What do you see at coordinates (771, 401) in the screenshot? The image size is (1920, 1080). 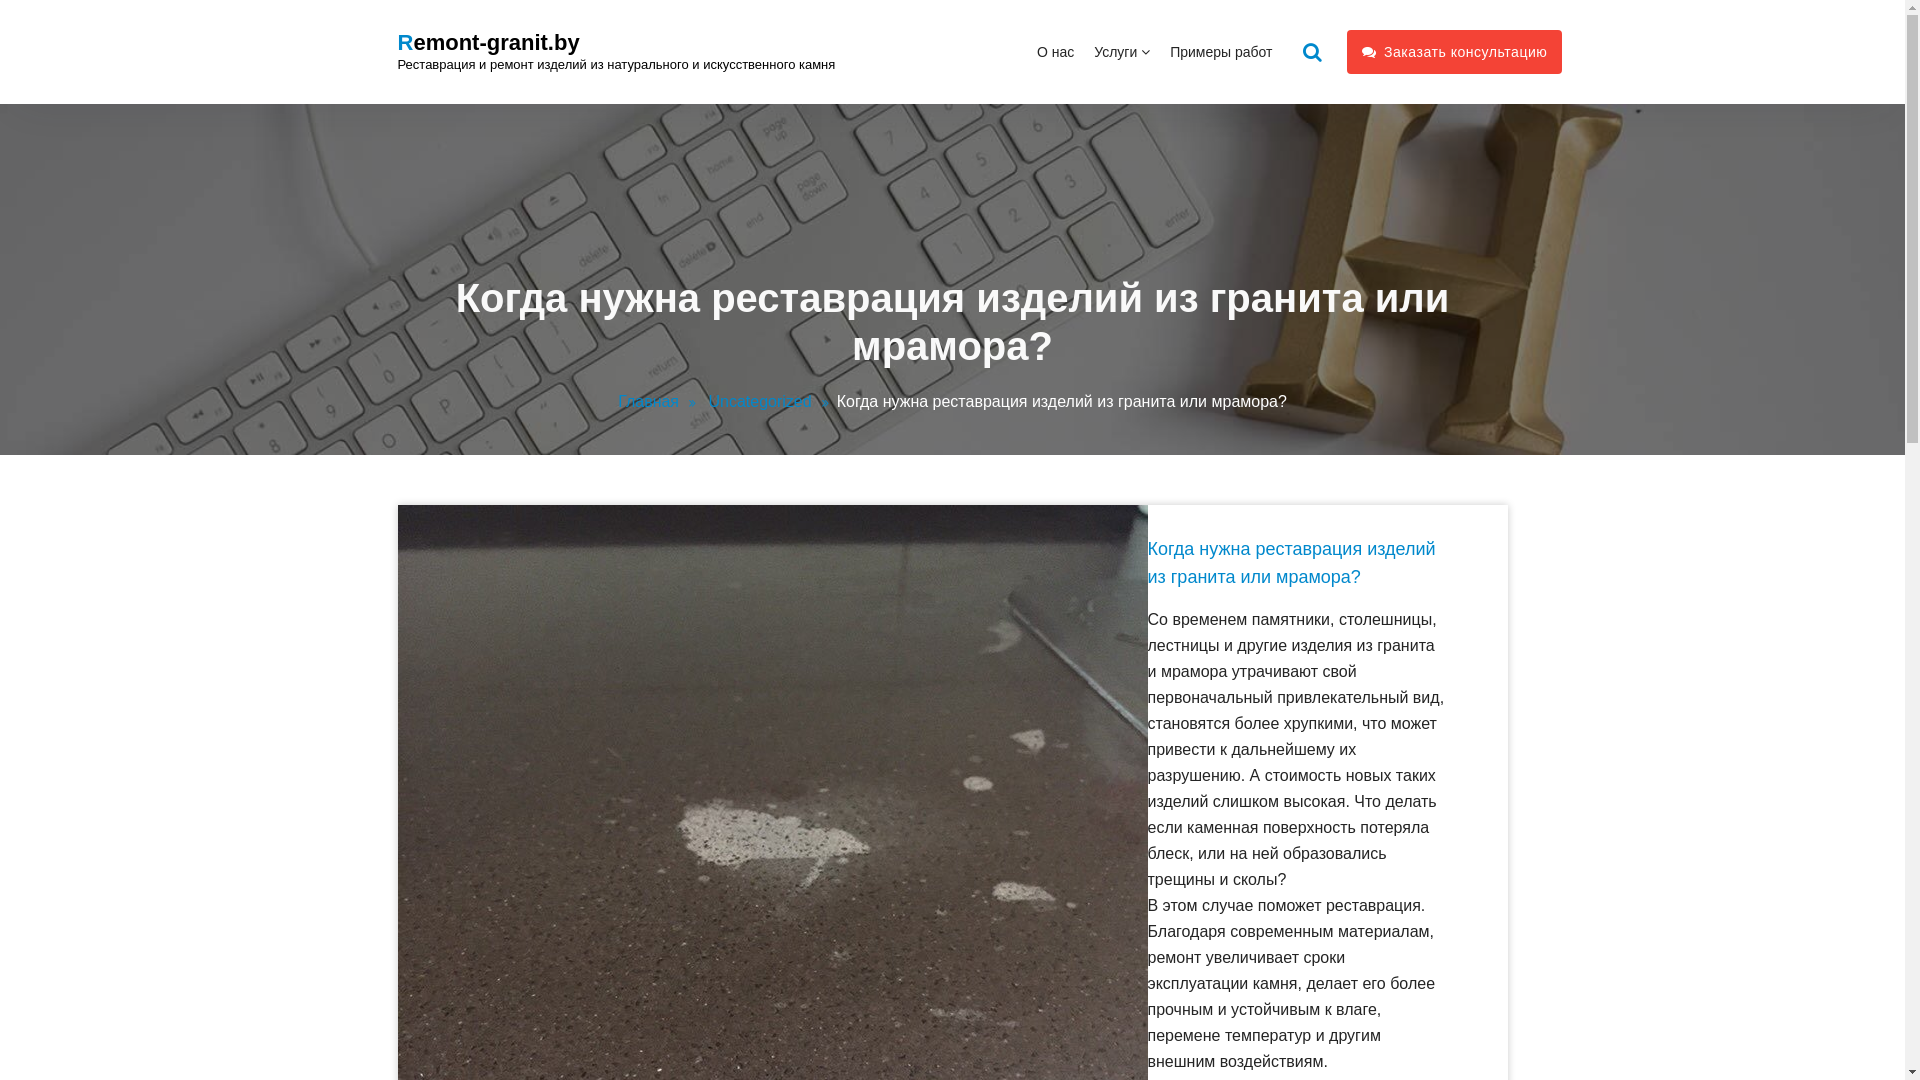 I see `'Uncategorized'` at bounding box center [771, 401].